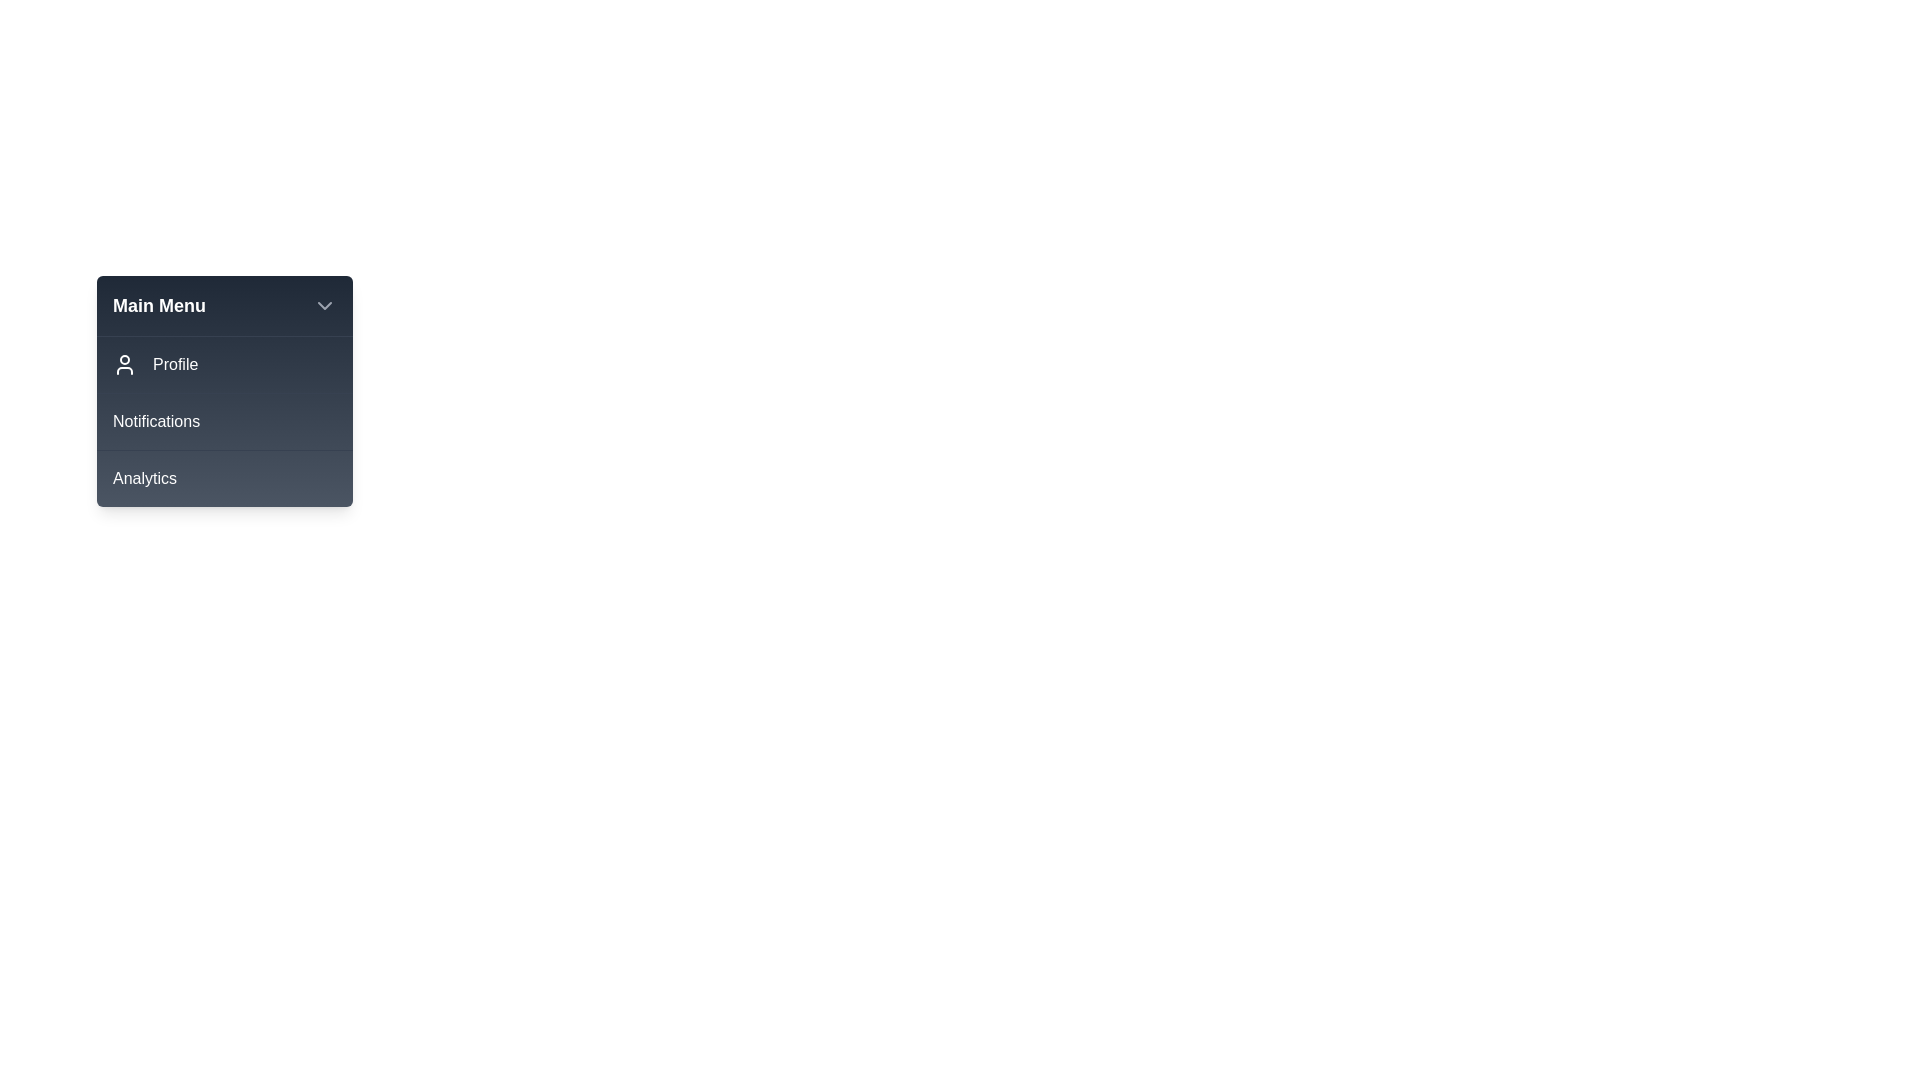  Describe the element at coordinates (123, 365) in the screenshot. I see `the icon associated with the menu item Profile` at that location.